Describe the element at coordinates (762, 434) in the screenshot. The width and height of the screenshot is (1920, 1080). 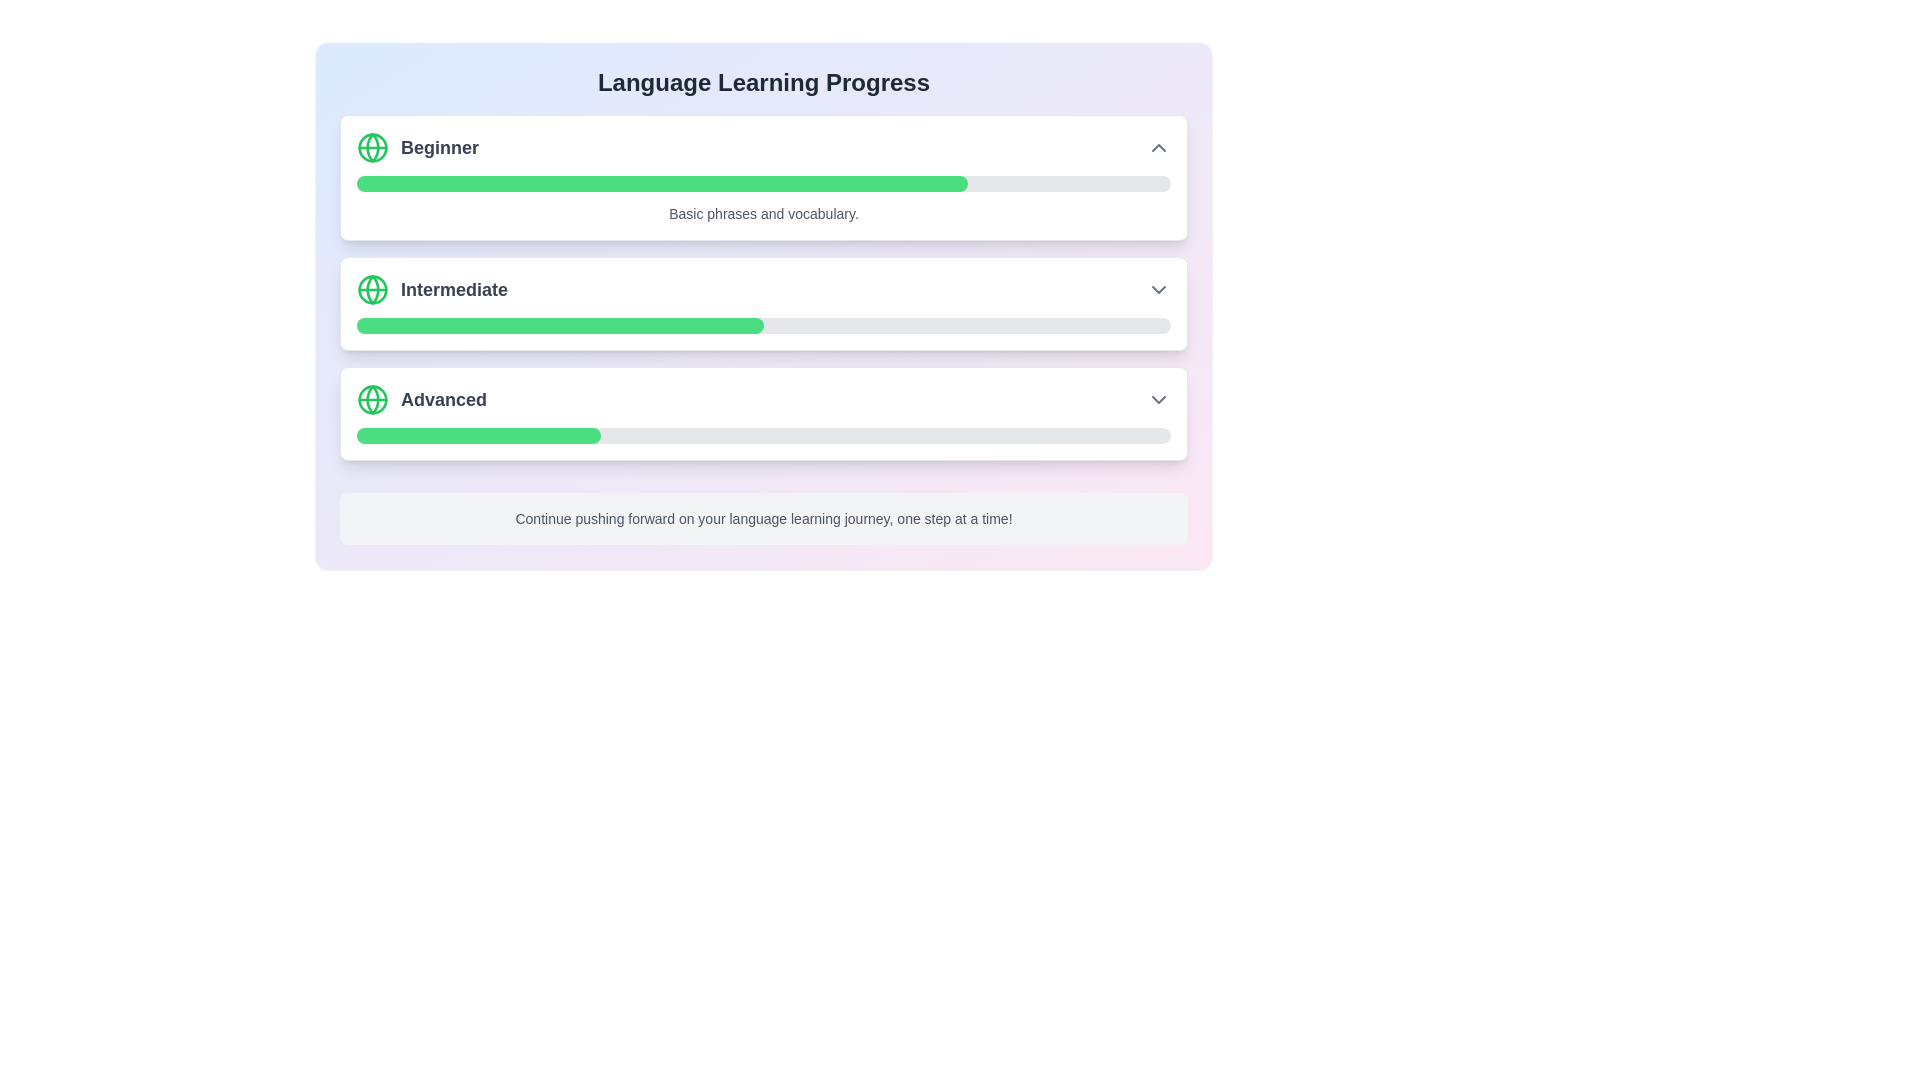
I see `the third progress bar in the 'Advanced' section, which visually represents the user's progress level in the language learning process` at that location.